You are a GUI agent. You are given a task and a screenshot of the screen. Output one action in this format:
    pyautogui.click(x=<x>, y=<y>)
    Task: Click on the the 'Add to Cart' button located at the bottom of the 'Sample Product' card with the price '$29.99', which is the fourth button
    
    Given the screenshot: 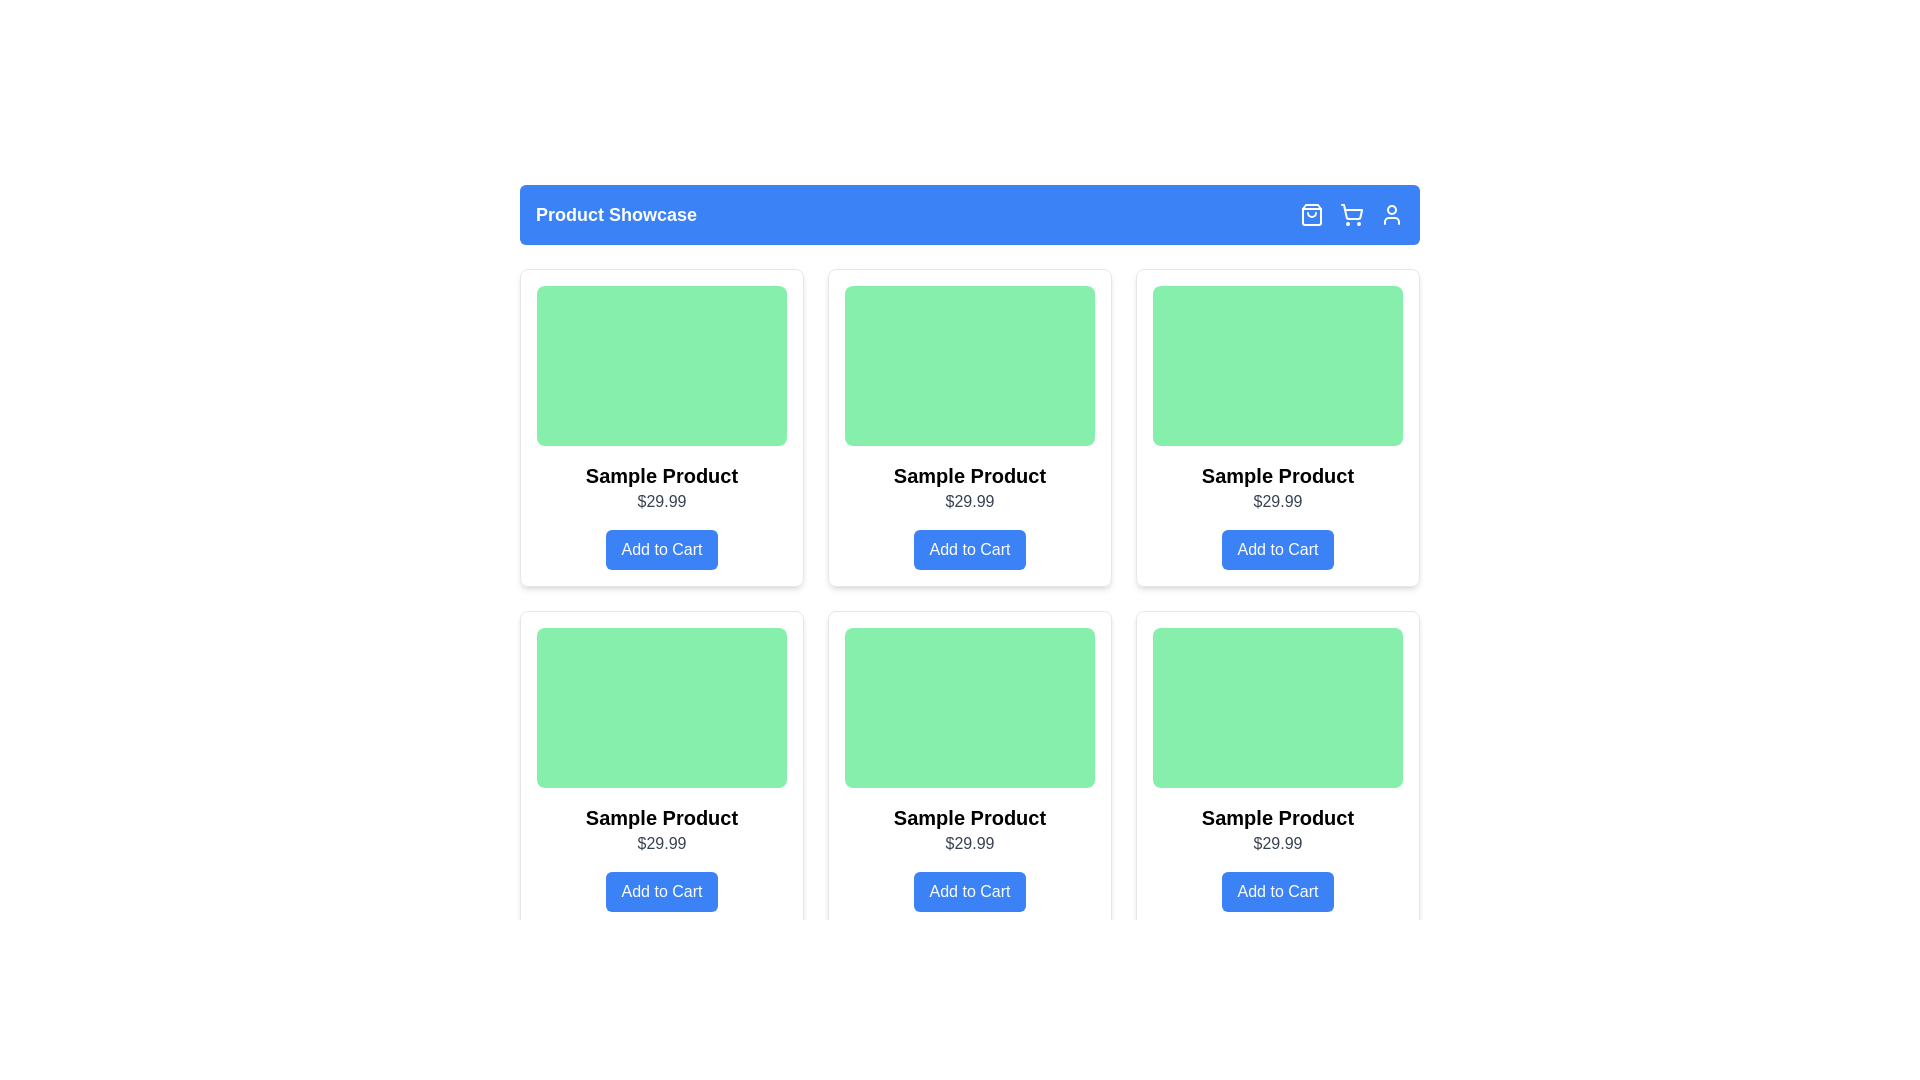 What is the action you would take?
    pyautogui.click(x=969, y=550)
    